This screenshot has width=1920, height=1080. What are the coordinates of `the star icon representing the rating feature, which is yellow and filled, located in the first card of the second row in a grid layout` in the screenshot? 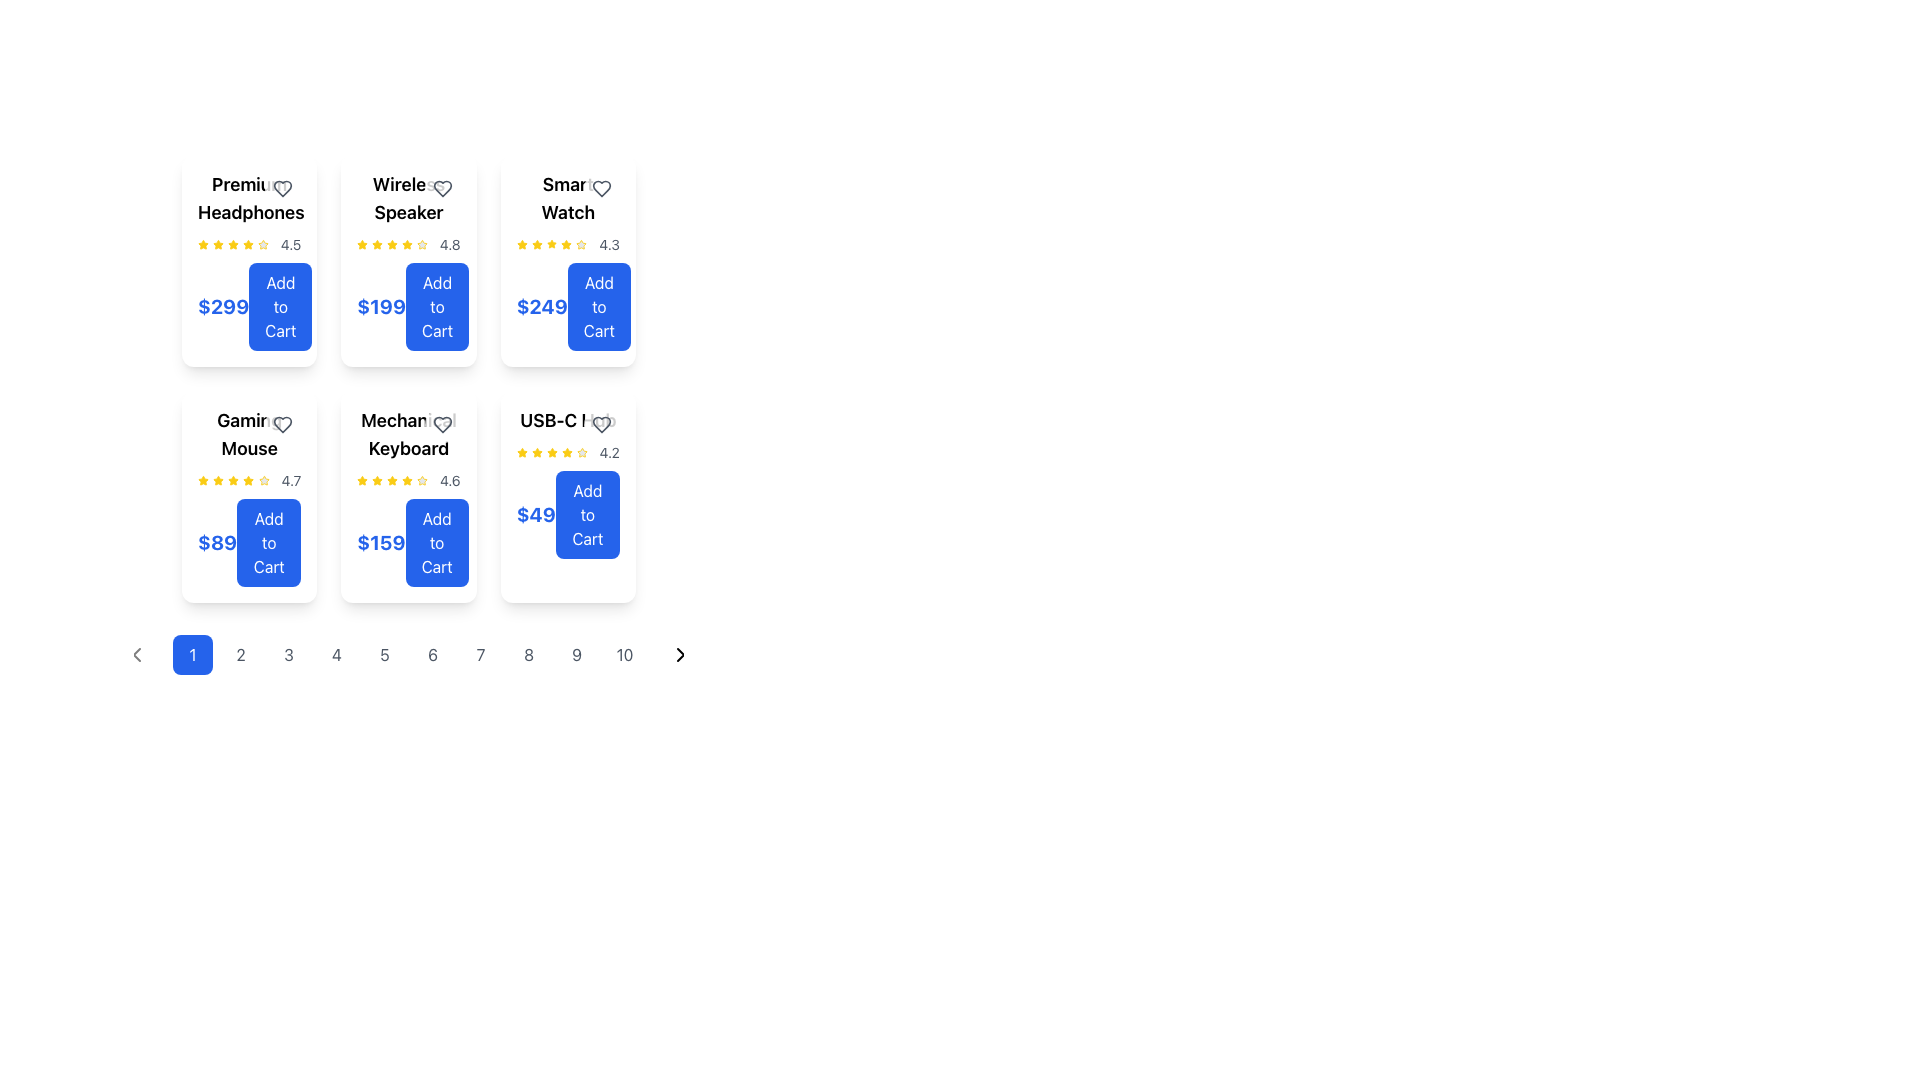 It's located at (262, 243).